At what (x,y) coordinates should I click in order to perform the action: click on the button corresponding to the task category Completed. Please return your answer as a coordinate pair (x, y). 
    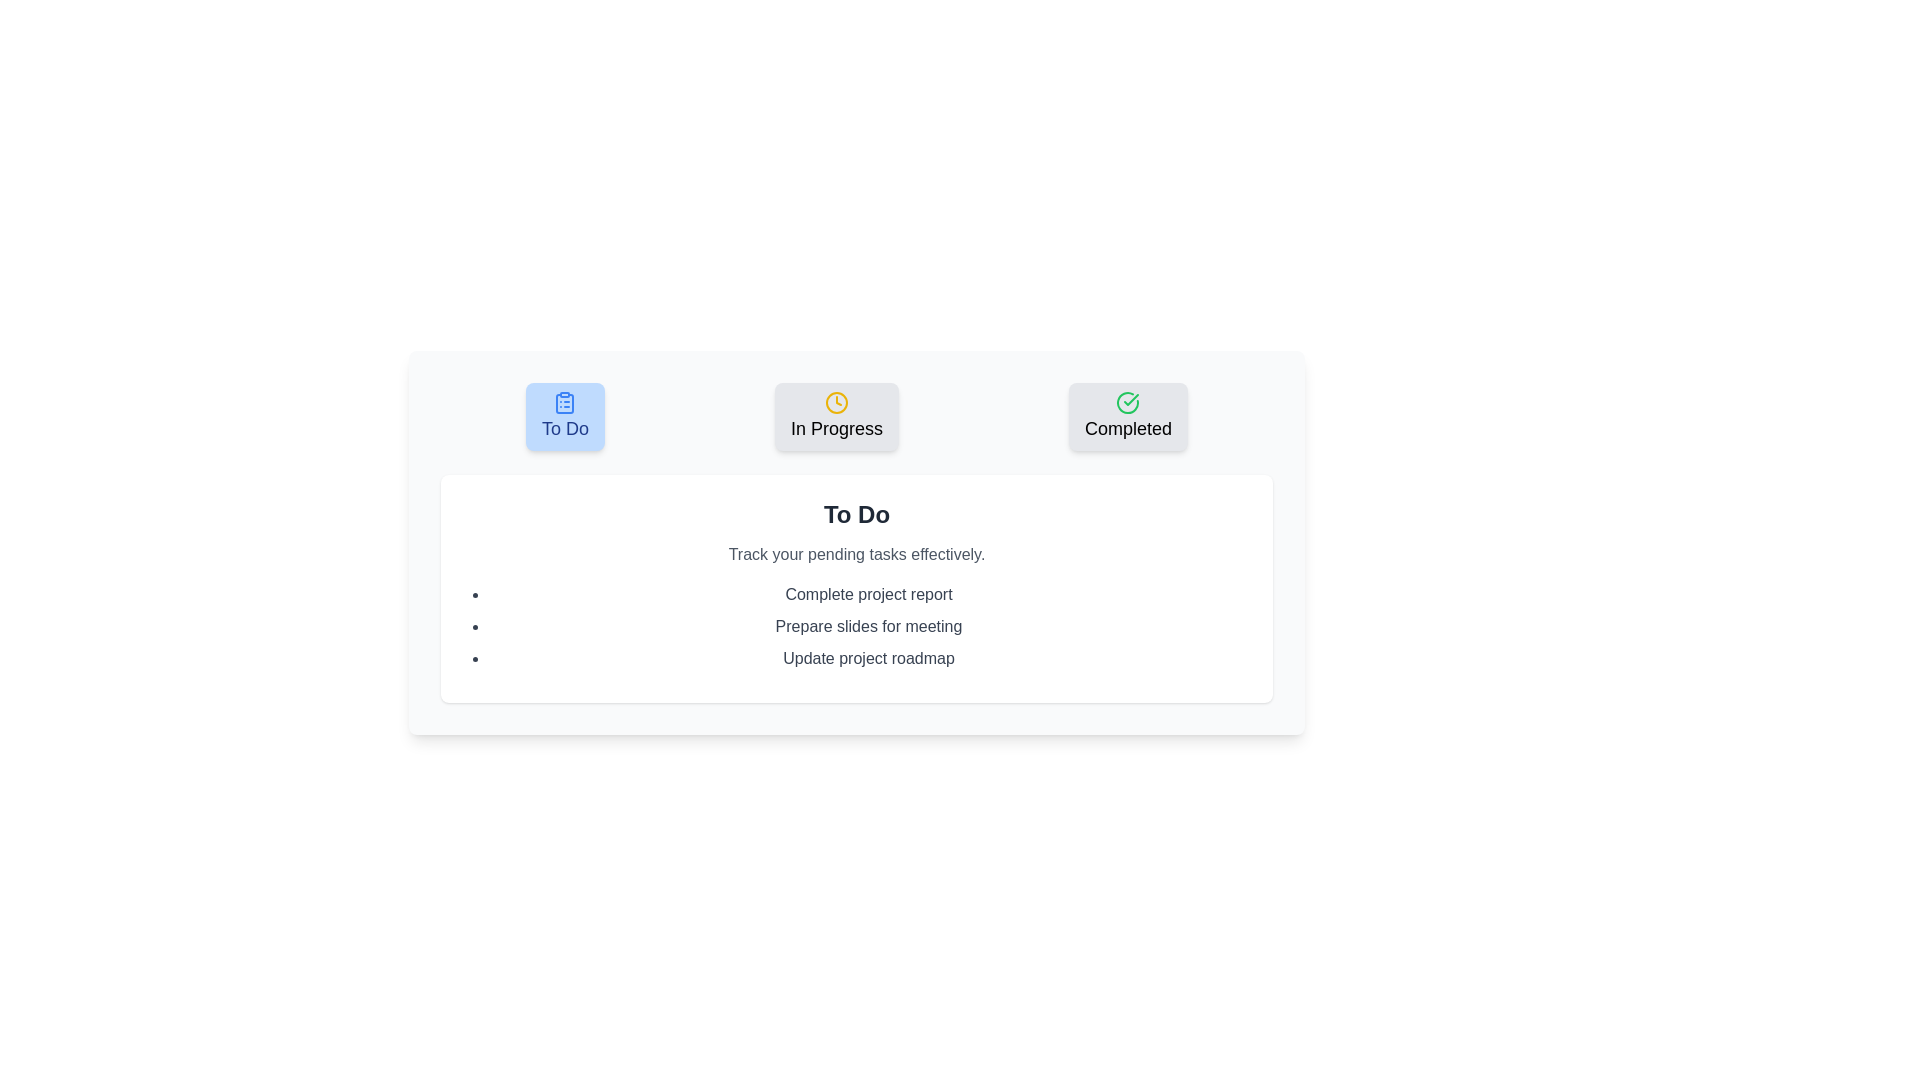
    Looking at the image, I should click on (1128, 415).